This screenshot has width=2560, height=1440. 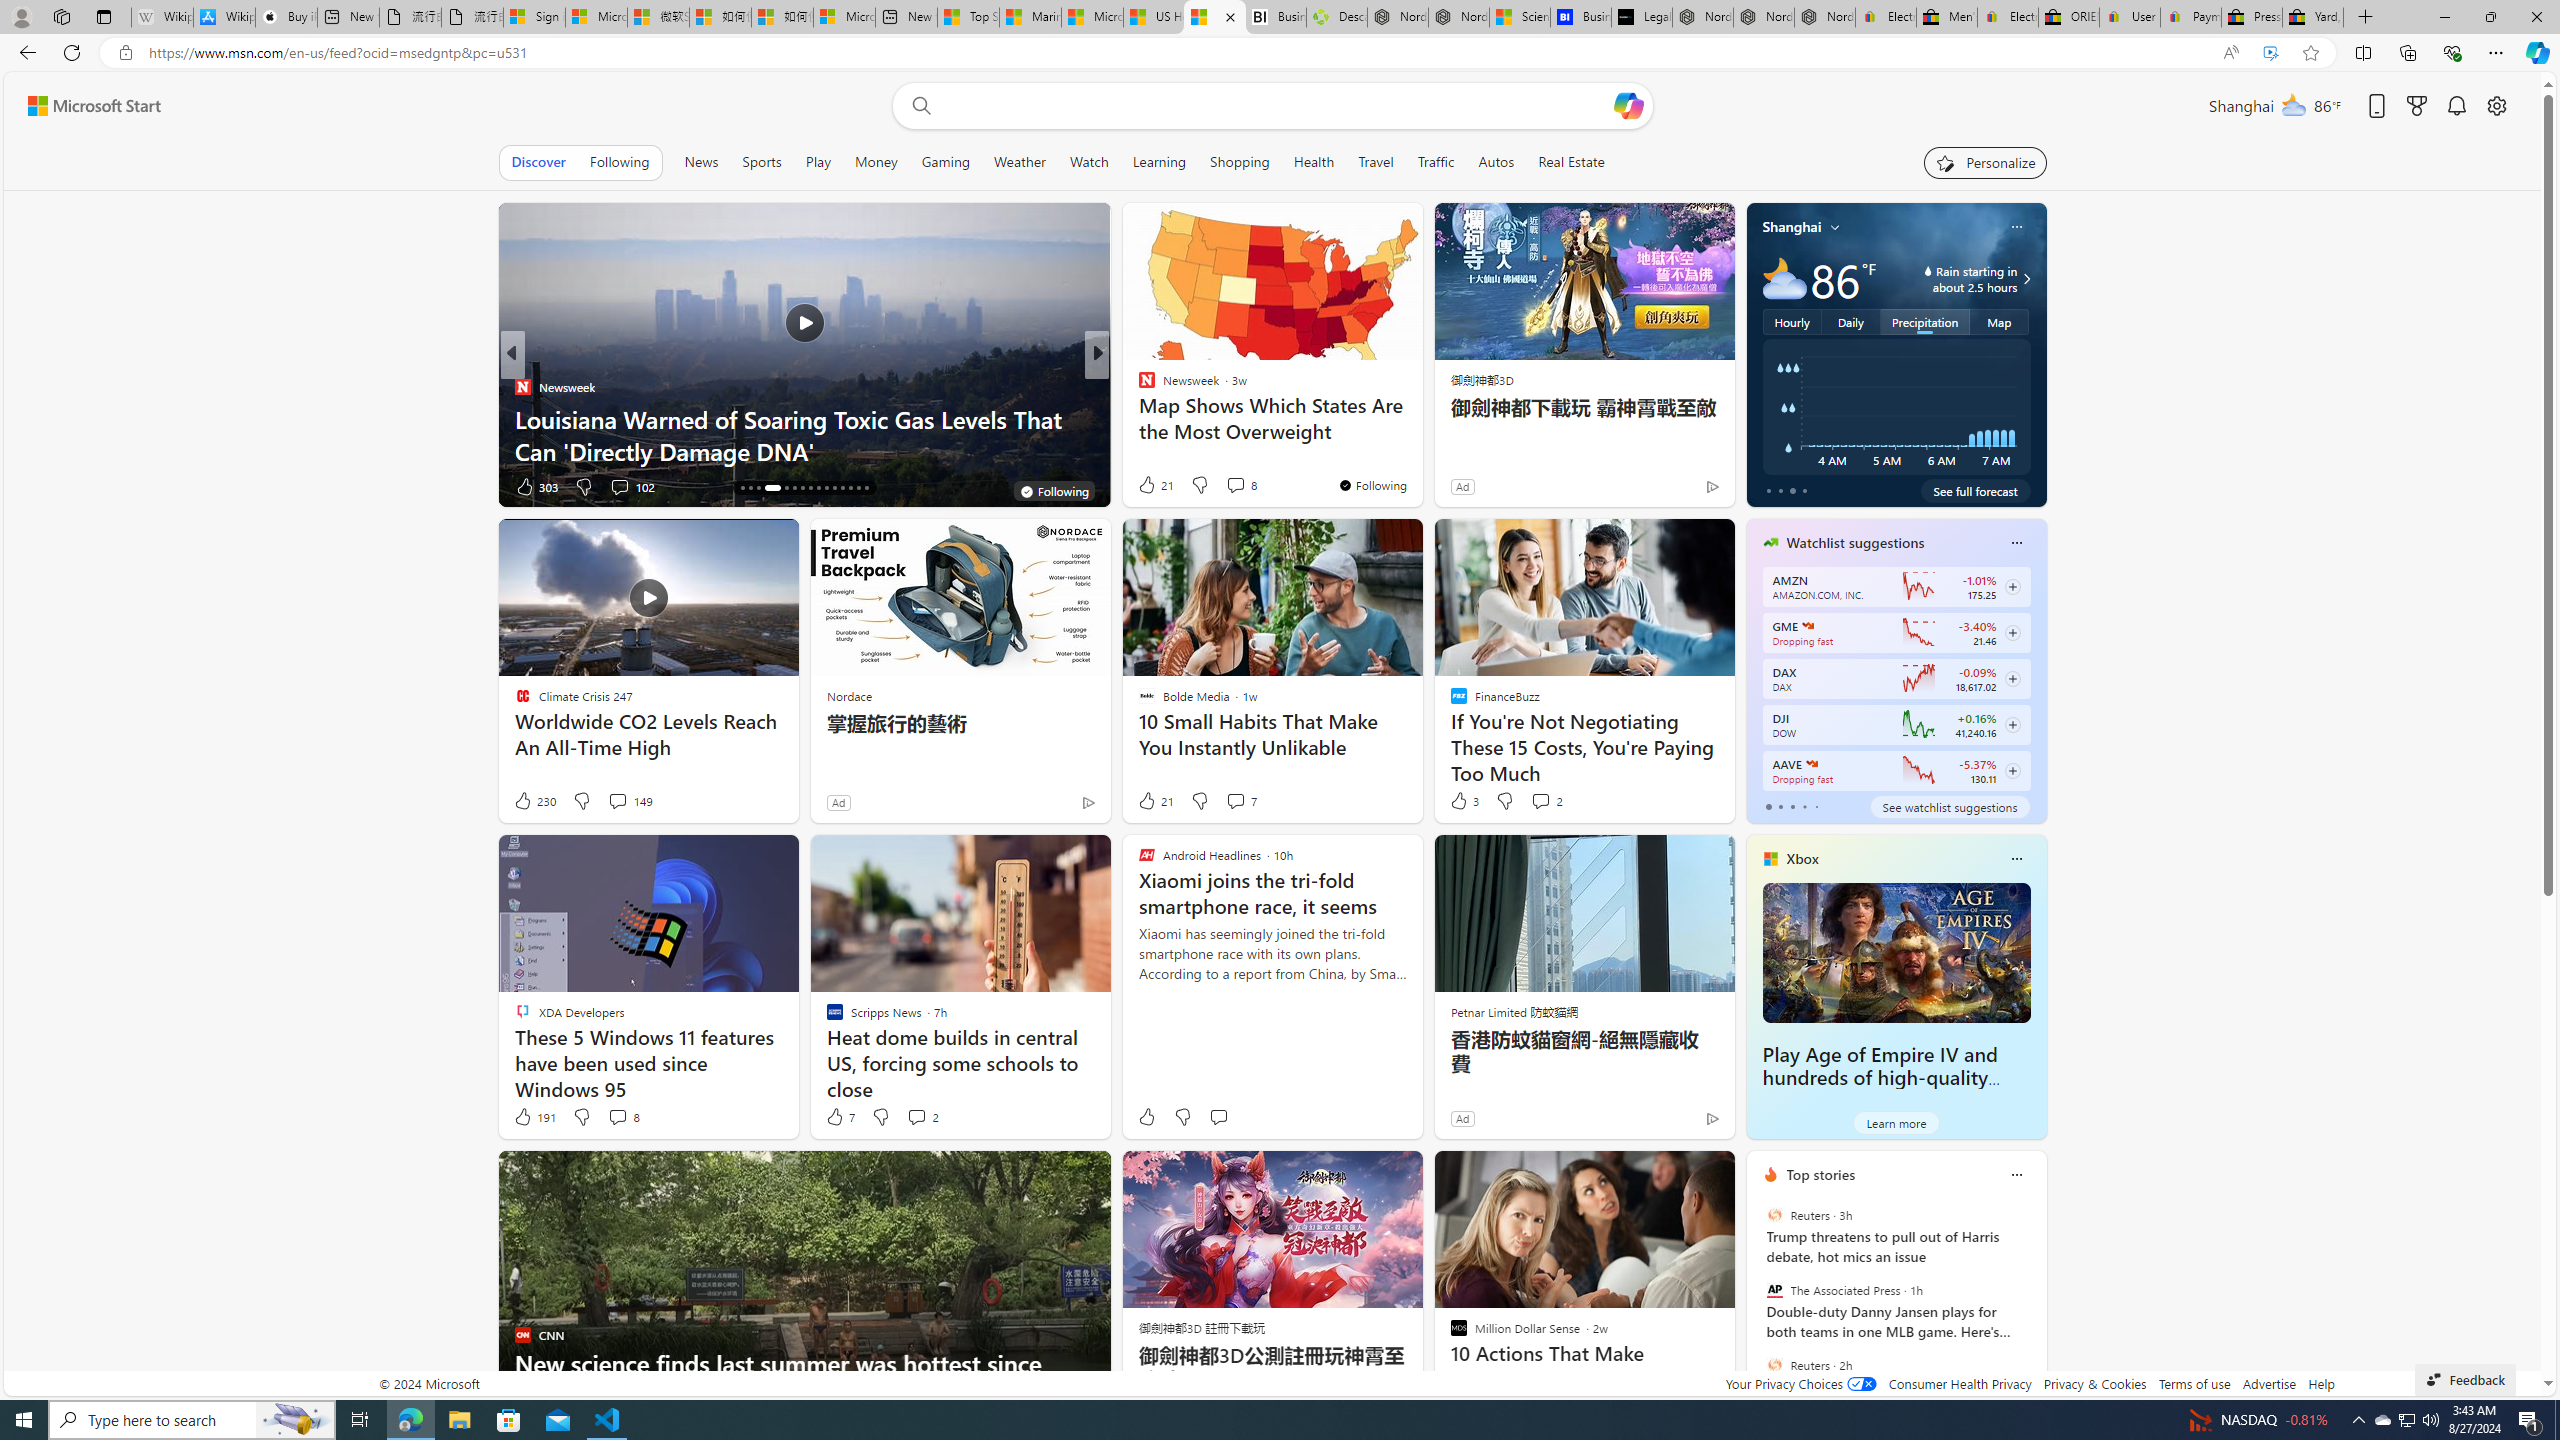 I want to click on '14 Funny Ways People Try to Save Money', so click(x=1418, y=449).